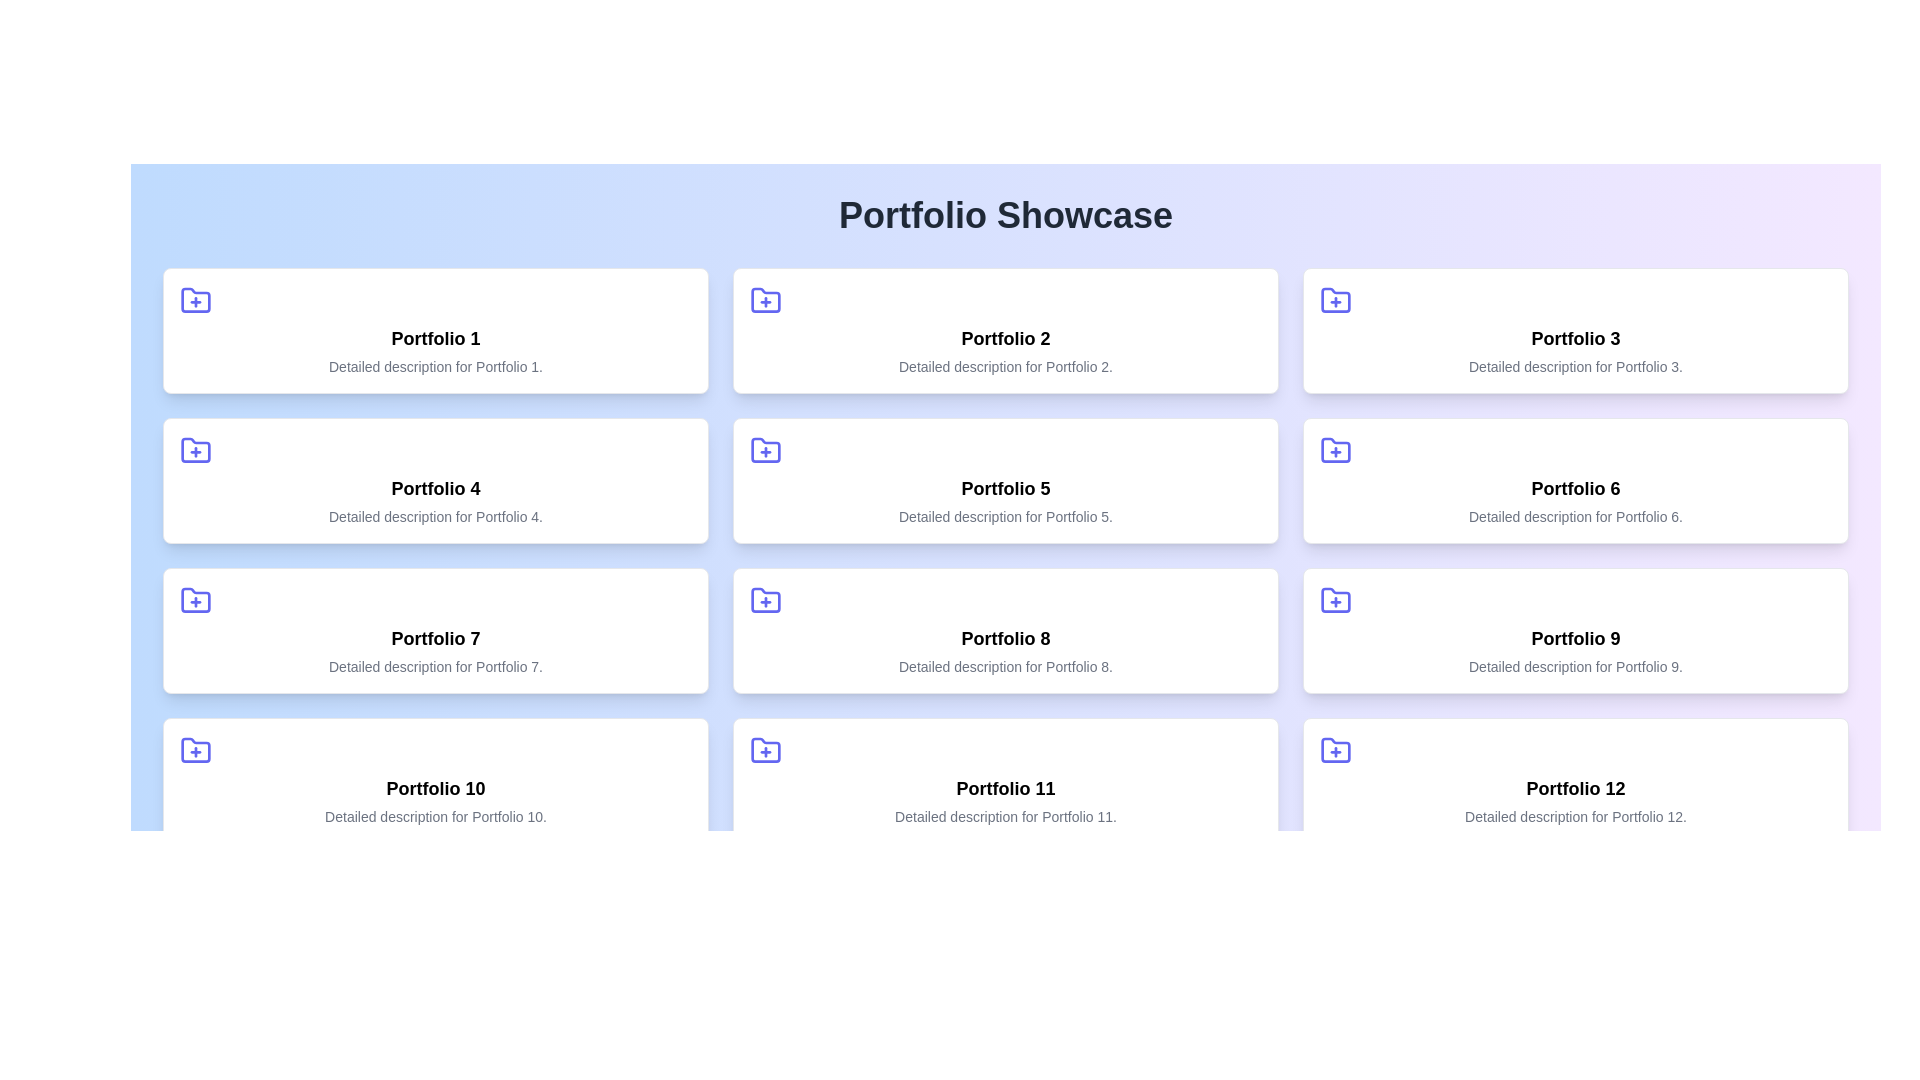 The image size is (1920, 1080). What do you see at coordinates (765, 300) in the screenshot?
I see `the blue folder-shaped icon with a plus sign located to the left of the text 'Portfolio 2'` at bounding box center [765, 300].